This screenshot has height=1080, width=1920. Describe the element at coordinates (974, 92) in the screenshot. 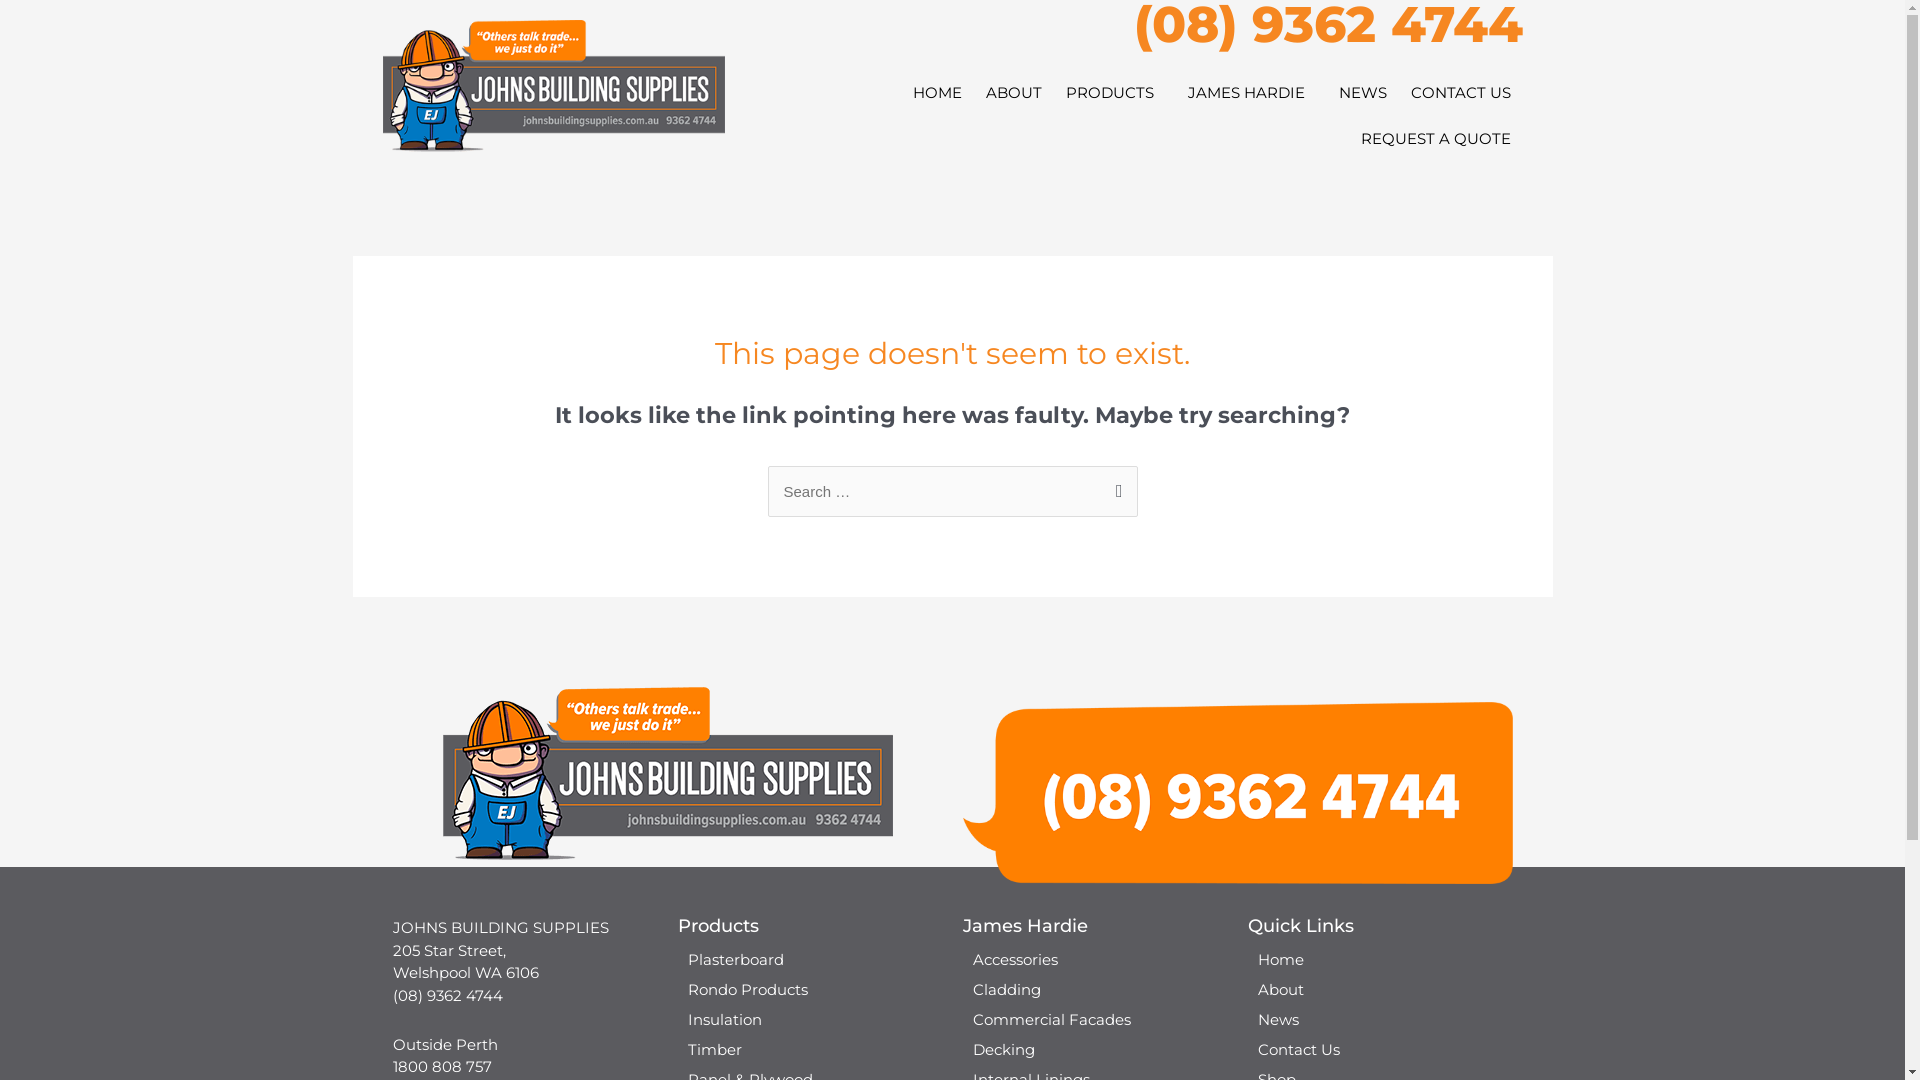

I see `'ABOUT'` at that location.